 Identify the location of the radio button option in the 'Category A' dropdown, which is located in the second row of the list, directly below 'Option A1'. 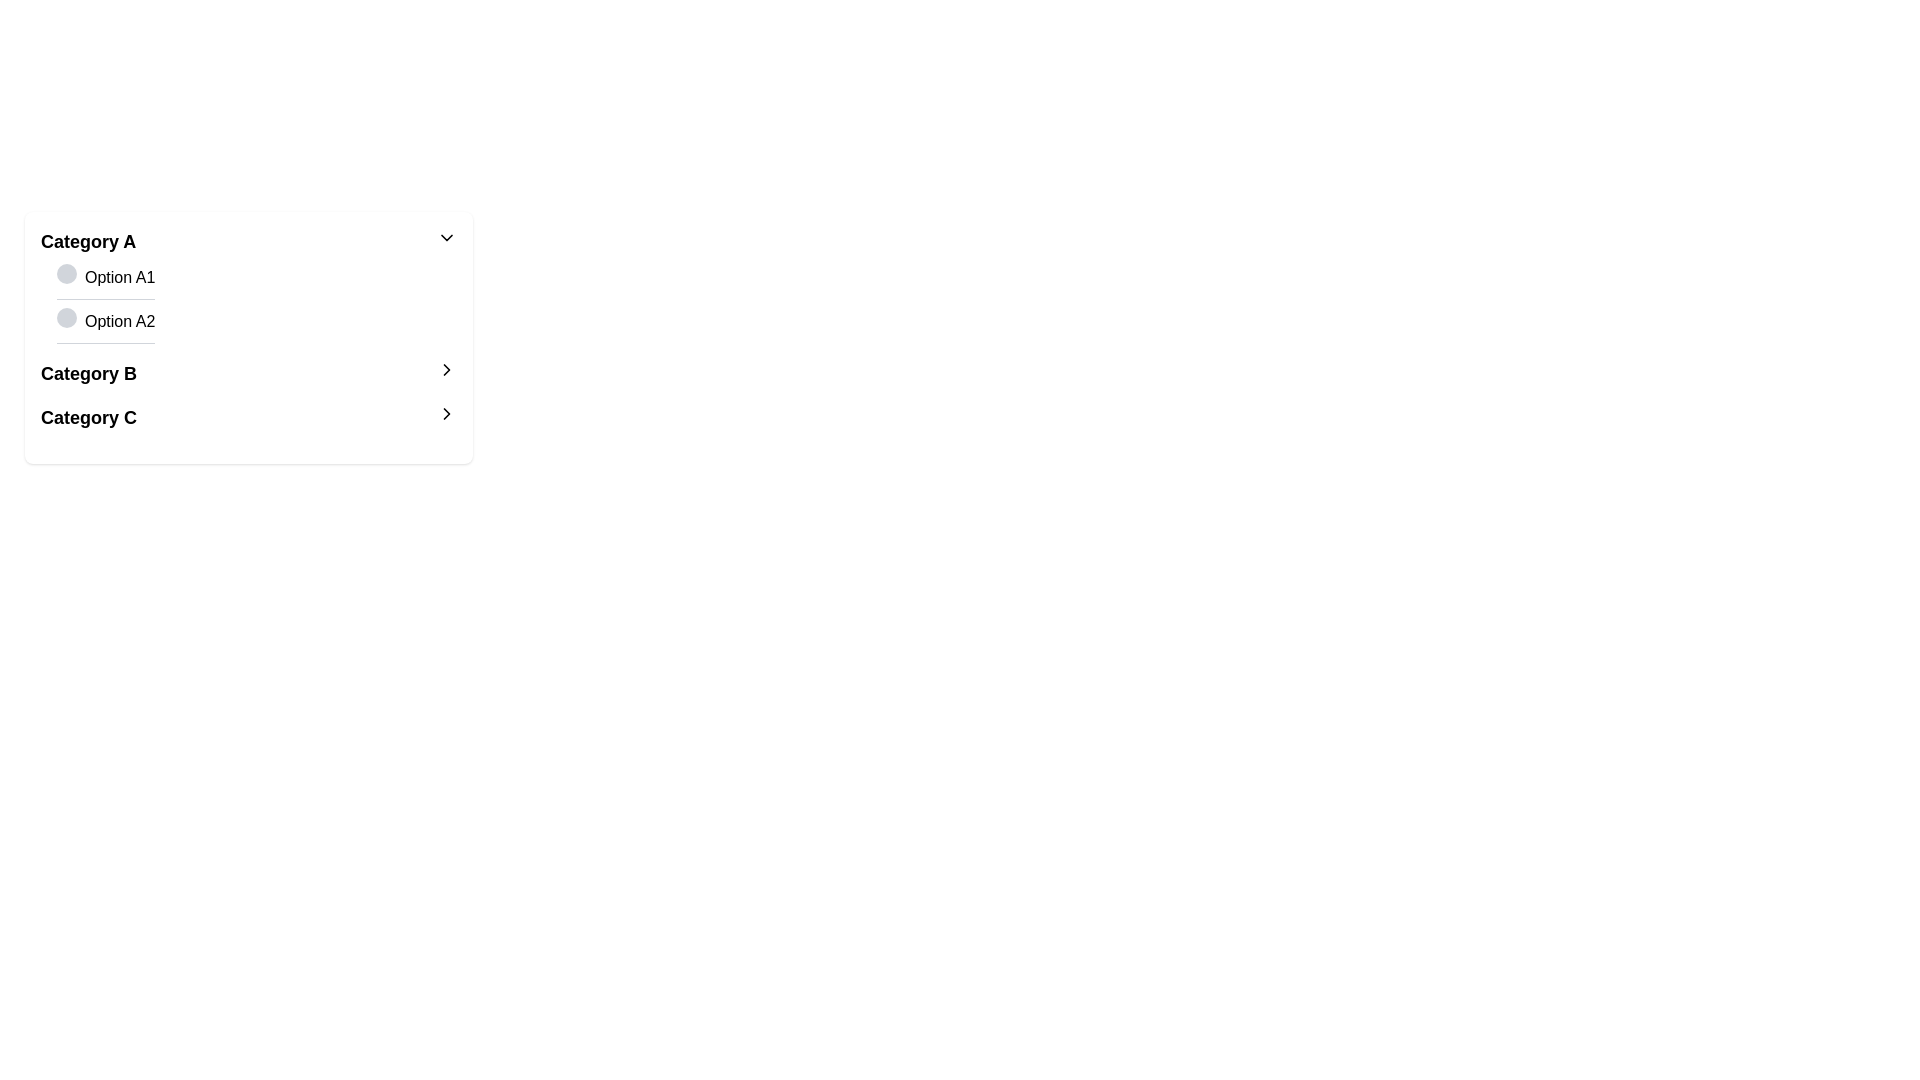
(256, 325).